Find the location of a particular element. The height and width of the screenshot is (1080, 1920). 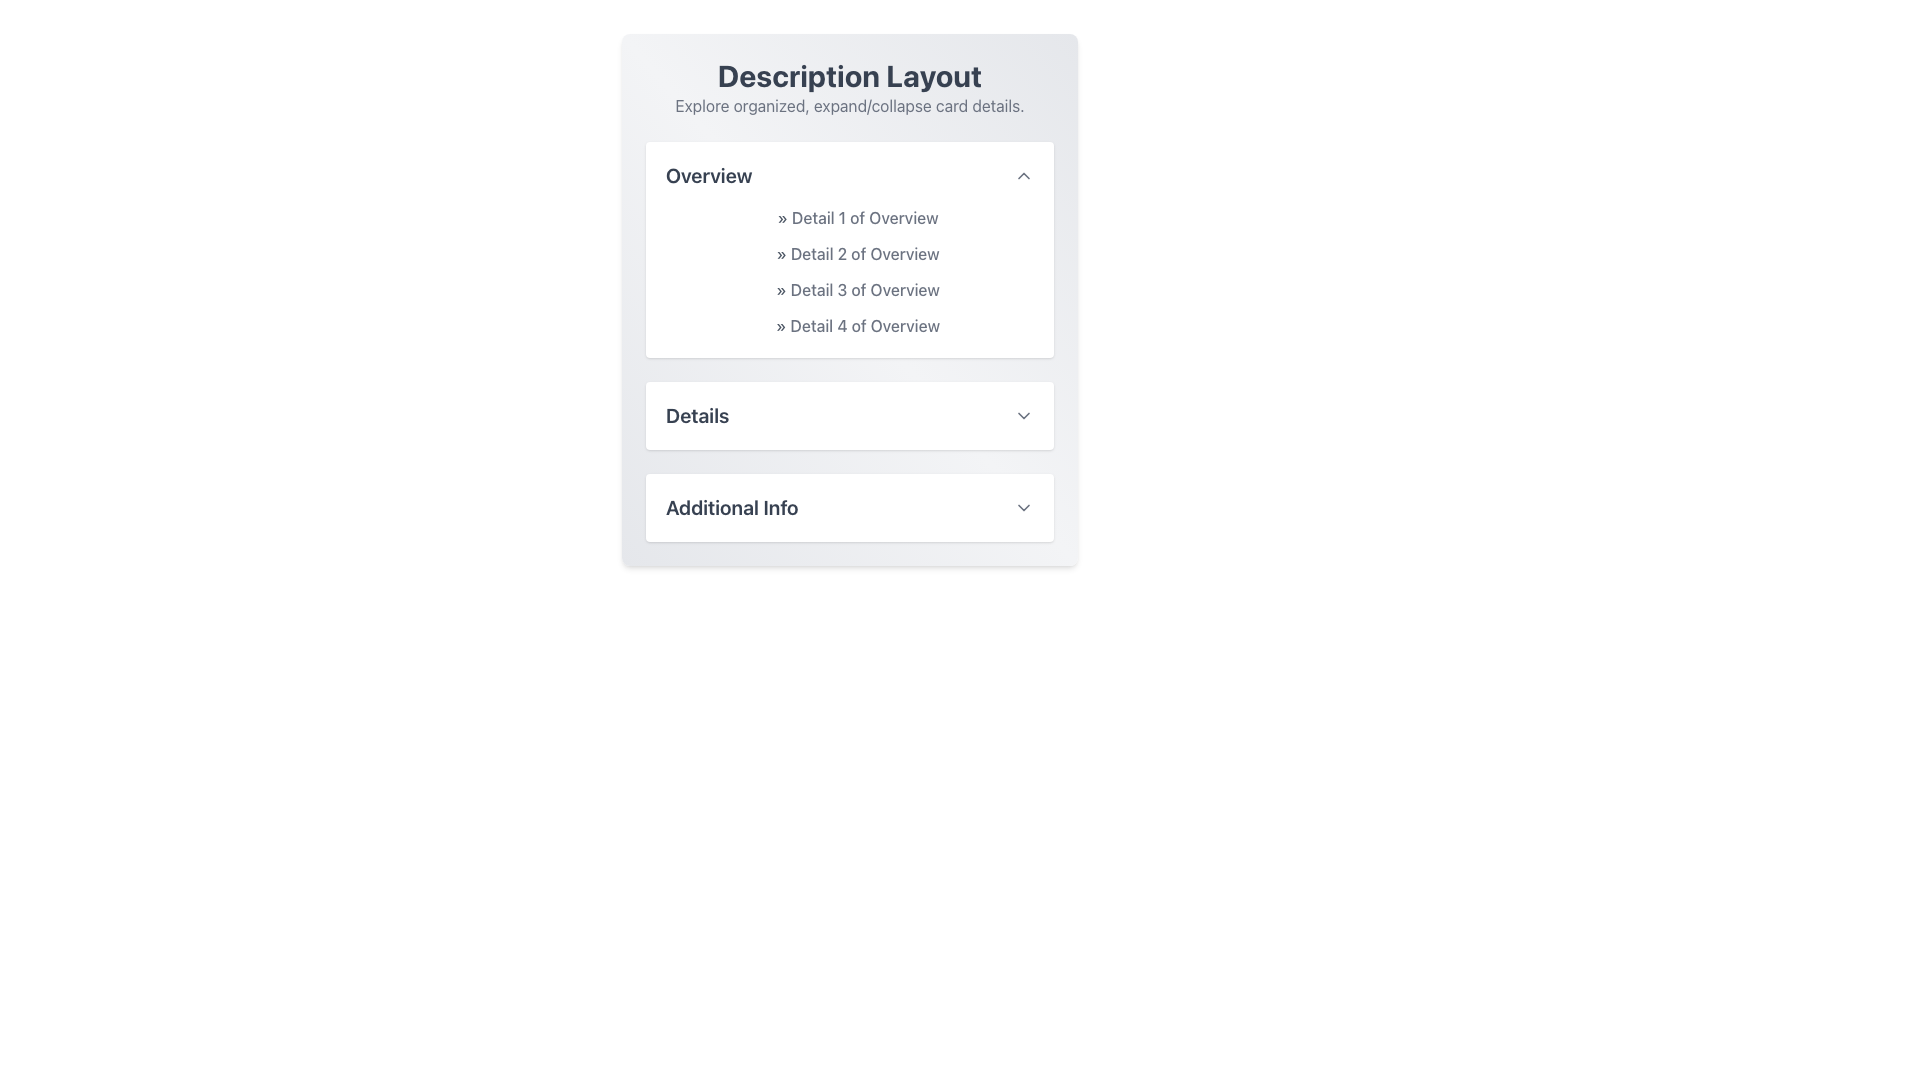

the small gray downward-pointing chevron icon located at the far right of the 'Additional Info' section header to observe its hover effect is located at coordinates (1023, 507).